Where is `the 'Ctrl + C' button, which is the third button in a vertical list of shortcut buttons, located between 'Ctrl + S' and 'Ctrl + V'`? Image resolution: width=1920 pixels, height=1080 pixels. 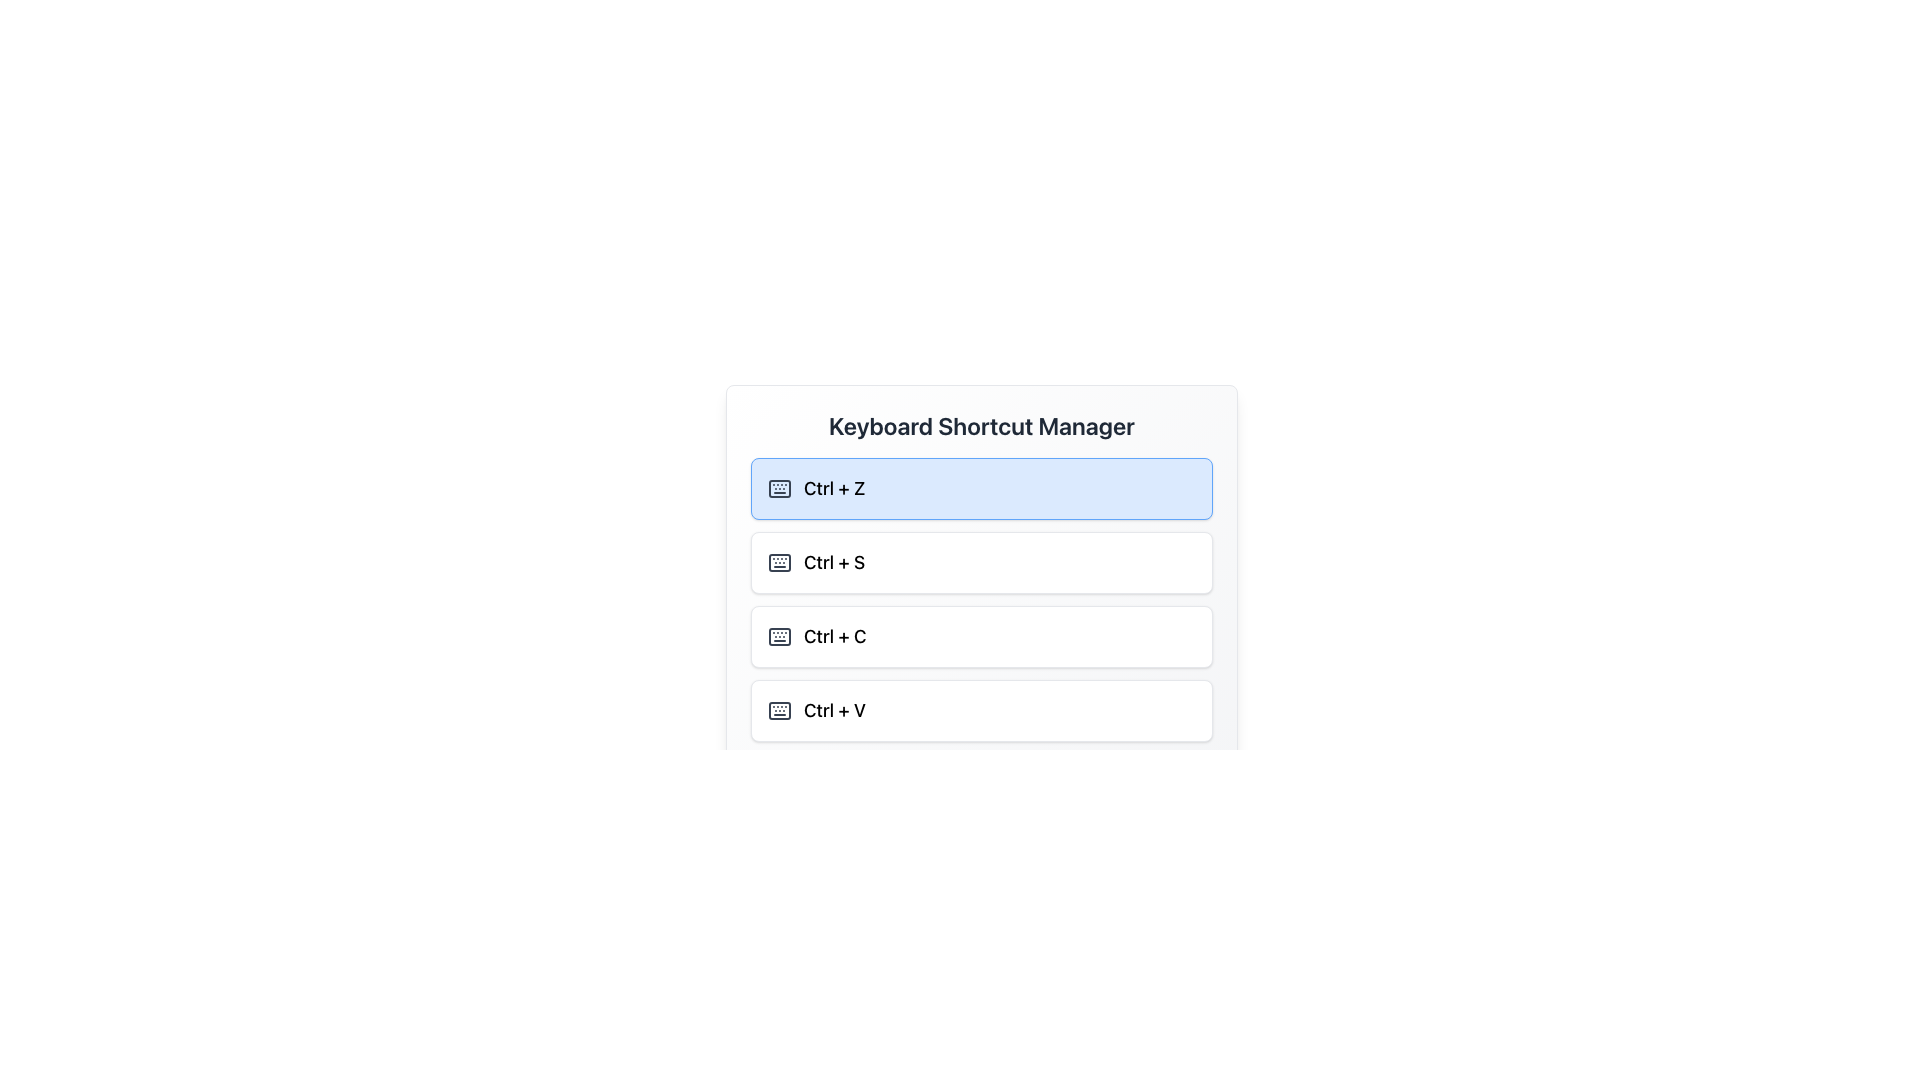
the 'Ctrl + C' button, which is the third button in a vertical list of shortcut buttons, located between 'Ctrl + S' and 'Ctrl + V' is located at coordinates (982, 636).